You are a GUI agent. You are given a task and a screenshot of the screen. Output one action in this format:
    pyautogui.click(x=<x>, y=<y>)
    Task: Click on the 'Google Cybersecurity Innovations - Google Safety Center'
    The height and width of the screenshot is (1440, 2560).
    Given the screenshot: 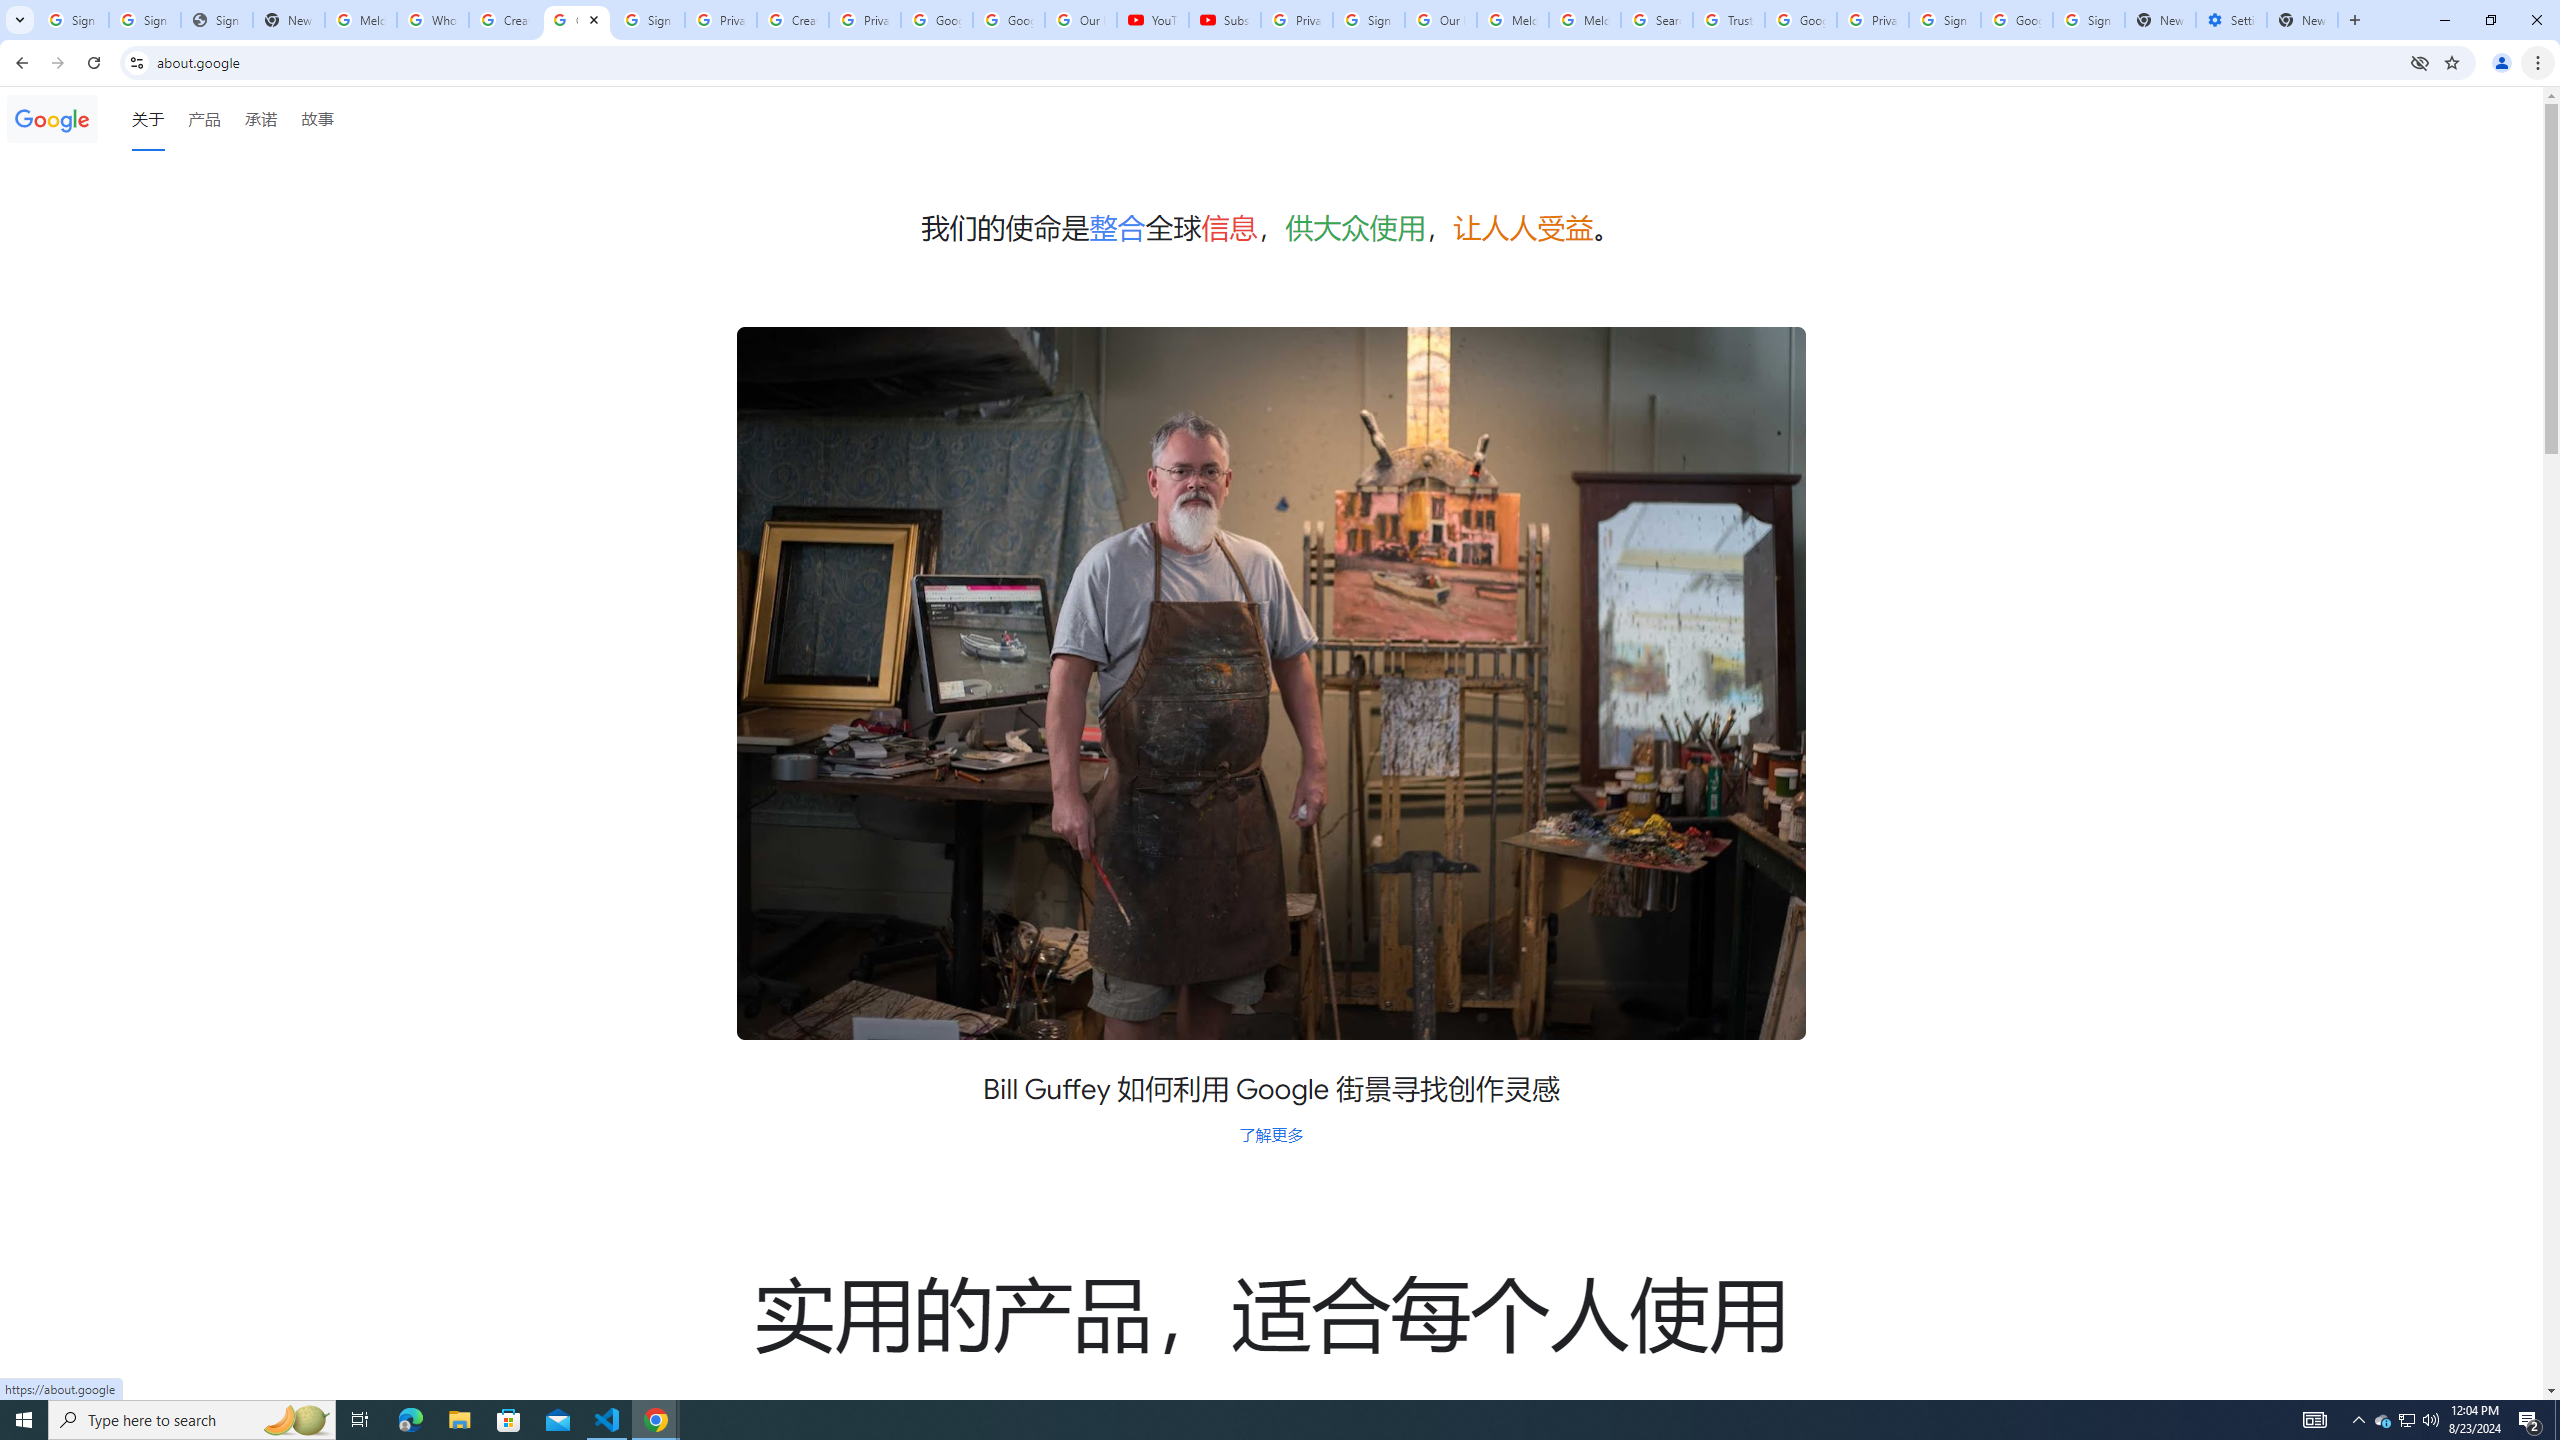 What is the action you would take?
    pyautogui.click(x=2015, y=19)
    